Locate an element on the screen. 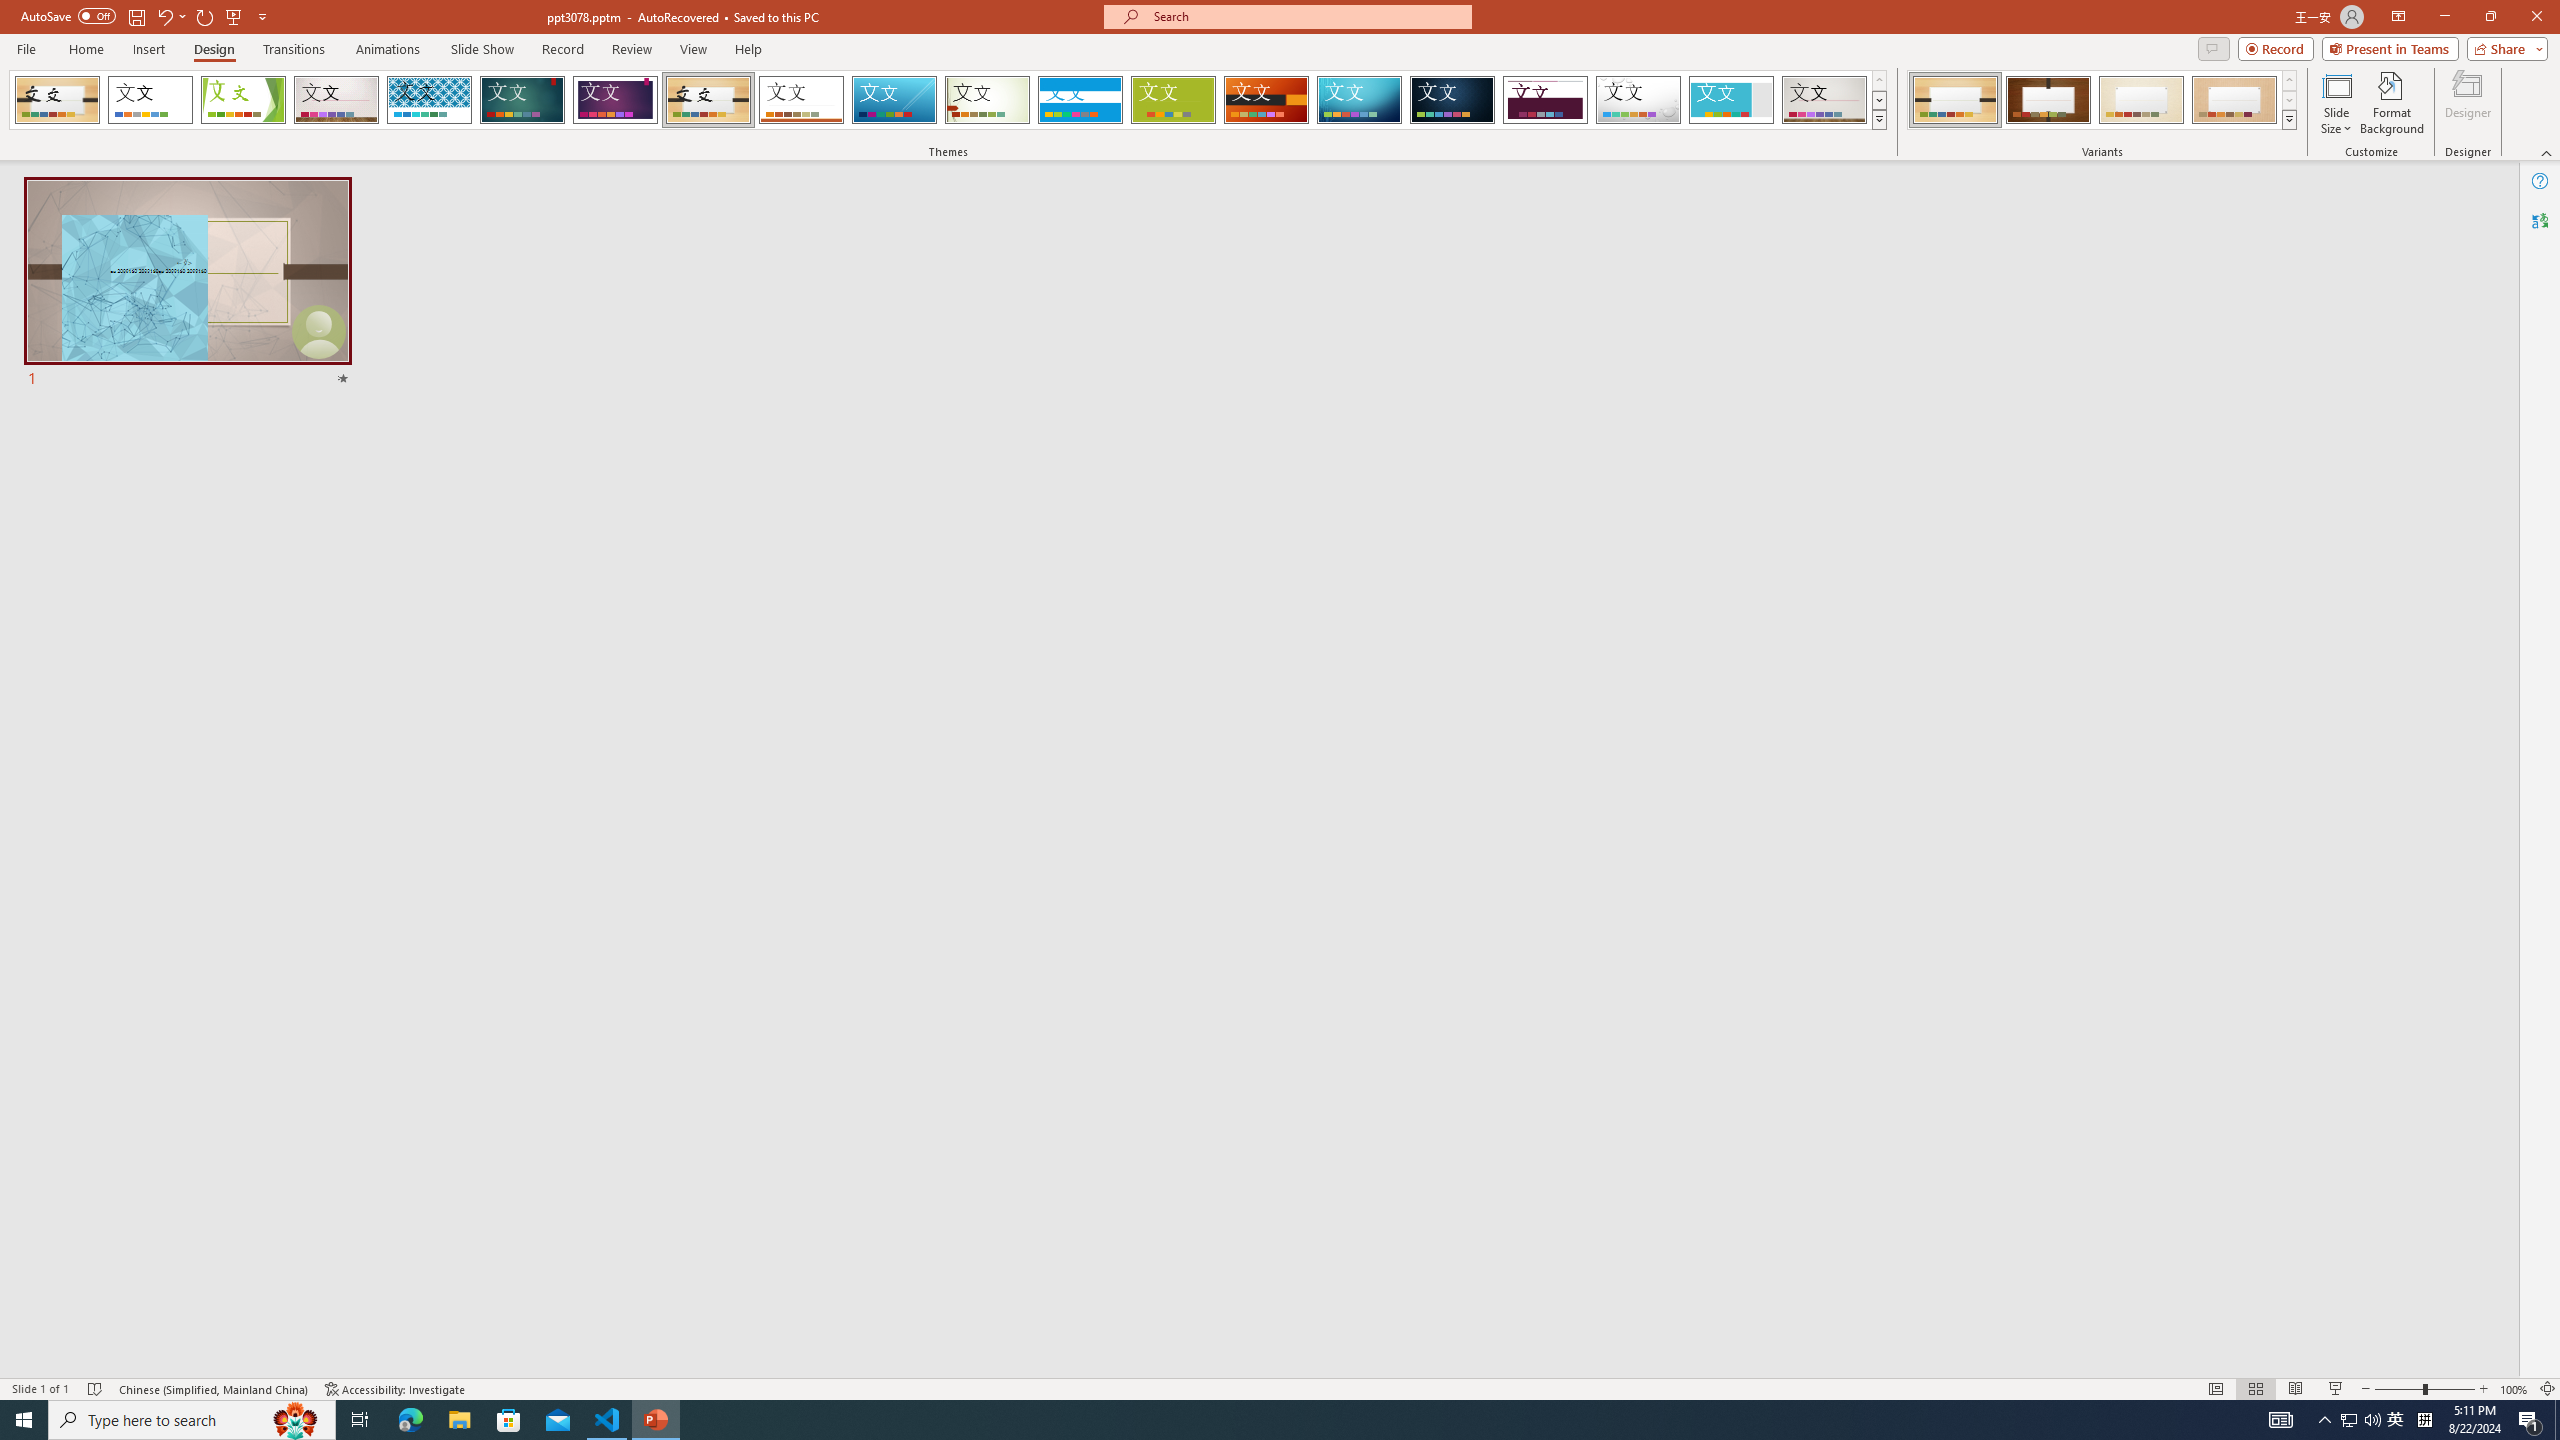  'Dividend' is located at coordinates (1545, 99).